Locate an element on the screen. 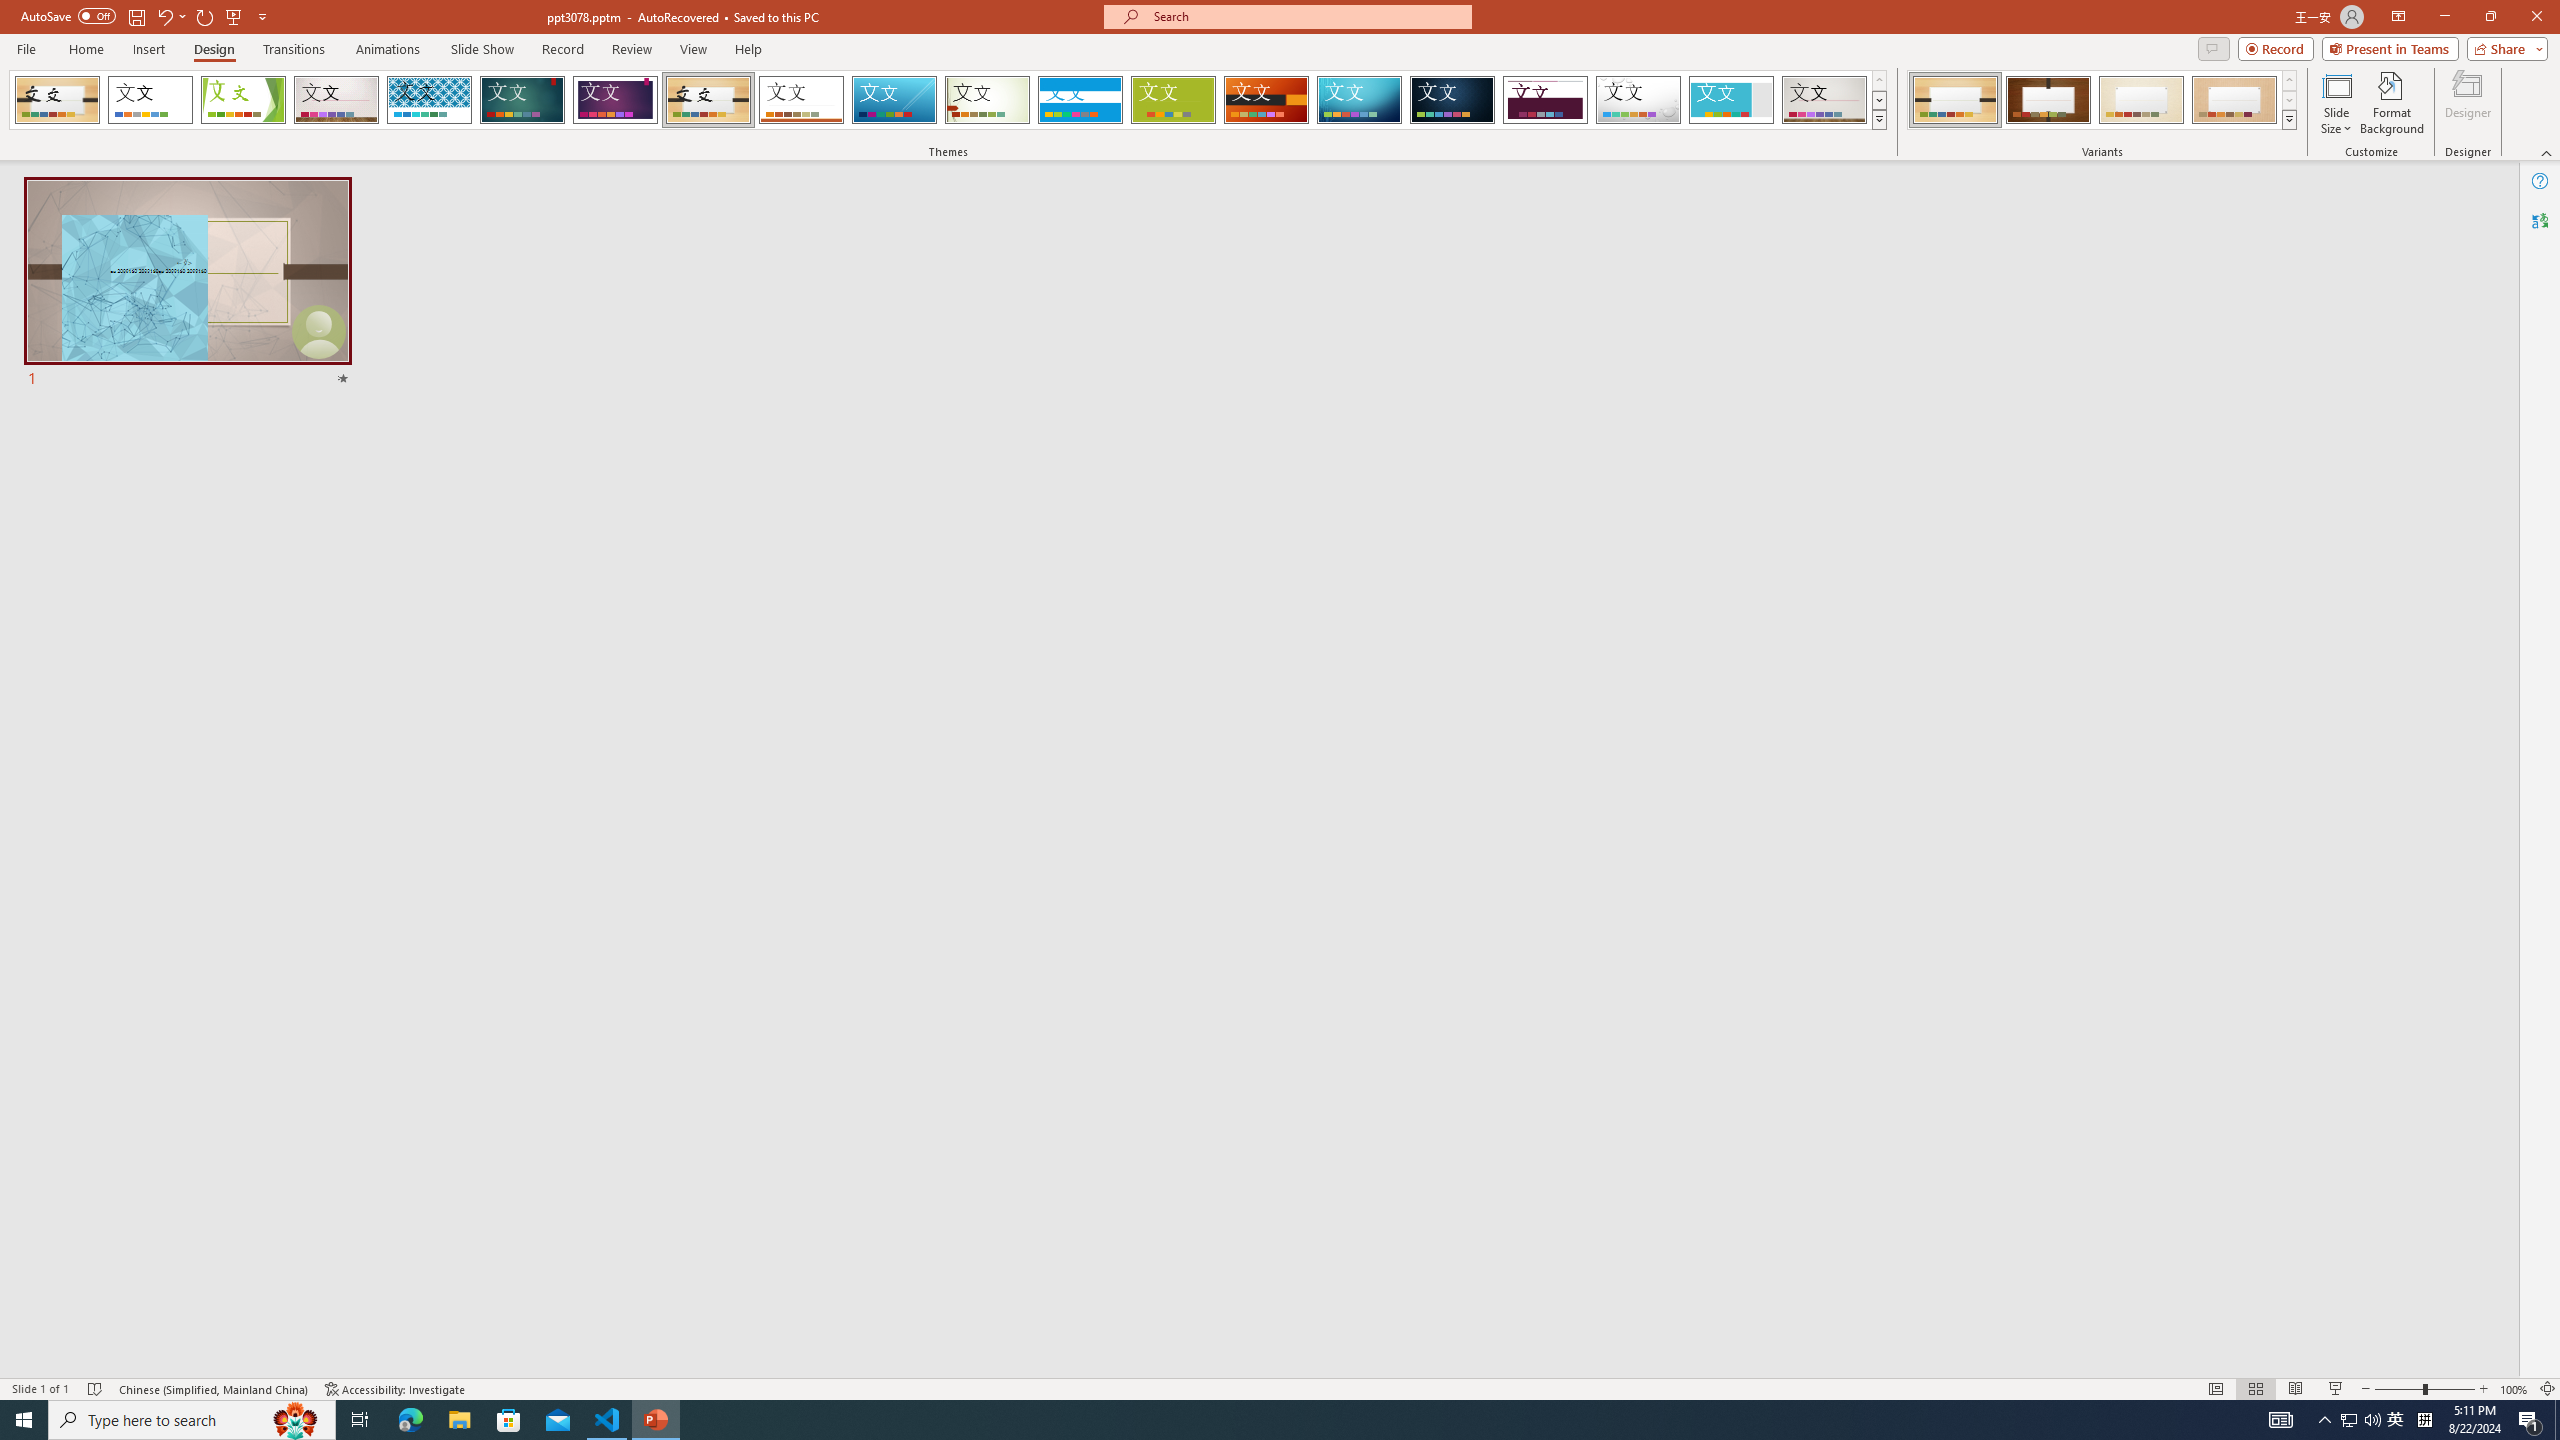  'Dividend' is located at coordinates (1545, 99).